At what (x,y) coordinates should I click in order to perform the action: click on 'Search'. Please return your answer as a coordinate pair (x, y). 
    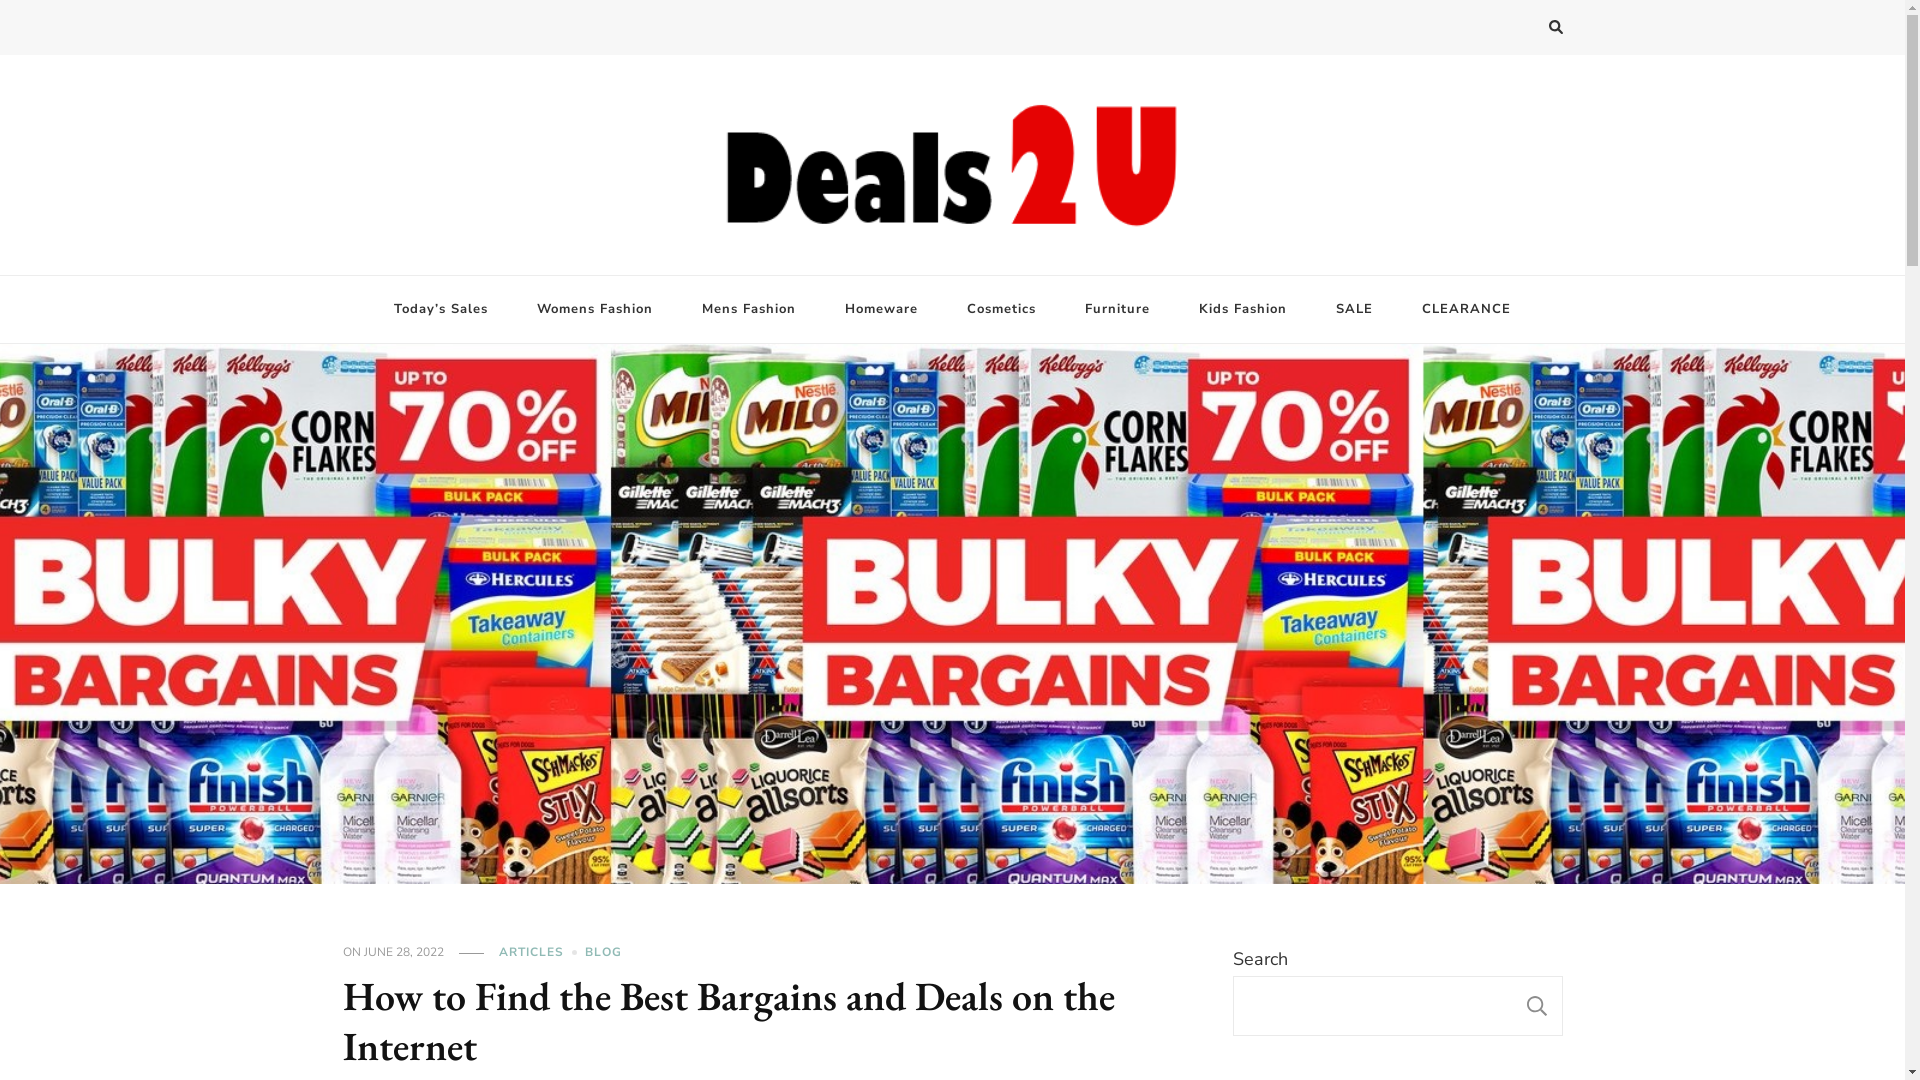
    Looking at the image, I should click on (1519, 30).